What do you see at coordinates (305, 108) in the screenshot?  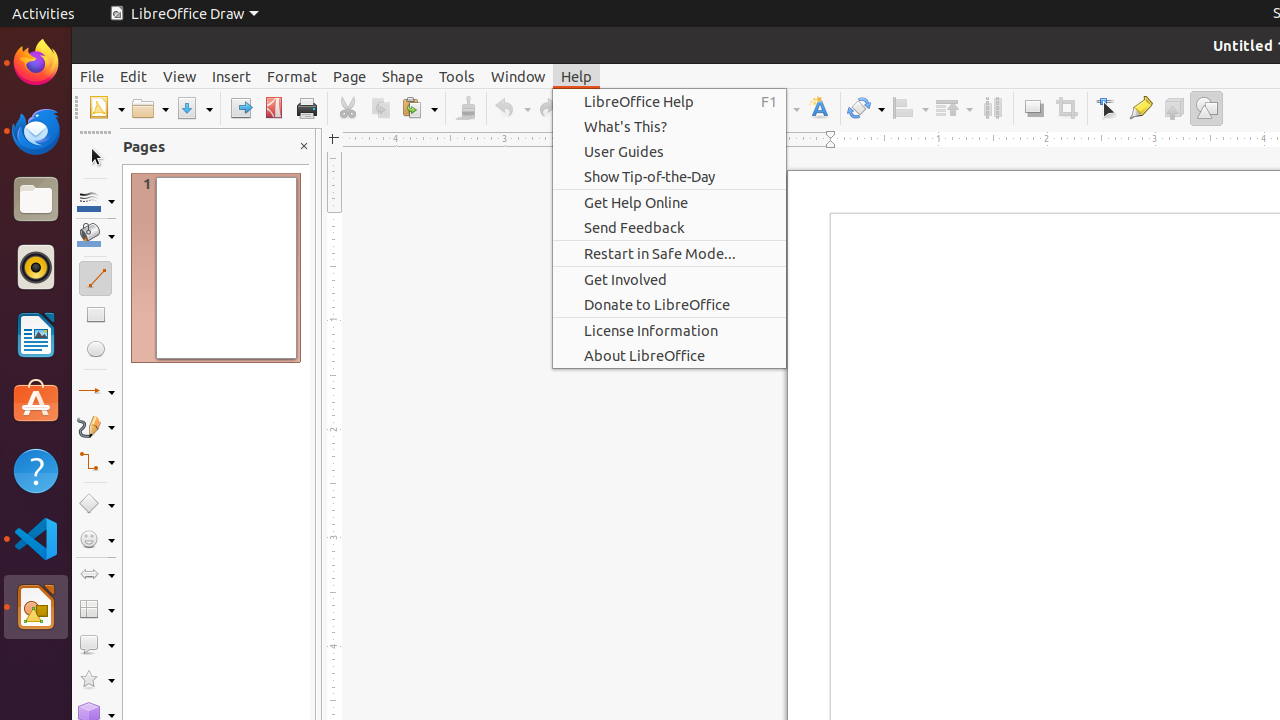 I see `'Print'` at bounding box center [305, 108].